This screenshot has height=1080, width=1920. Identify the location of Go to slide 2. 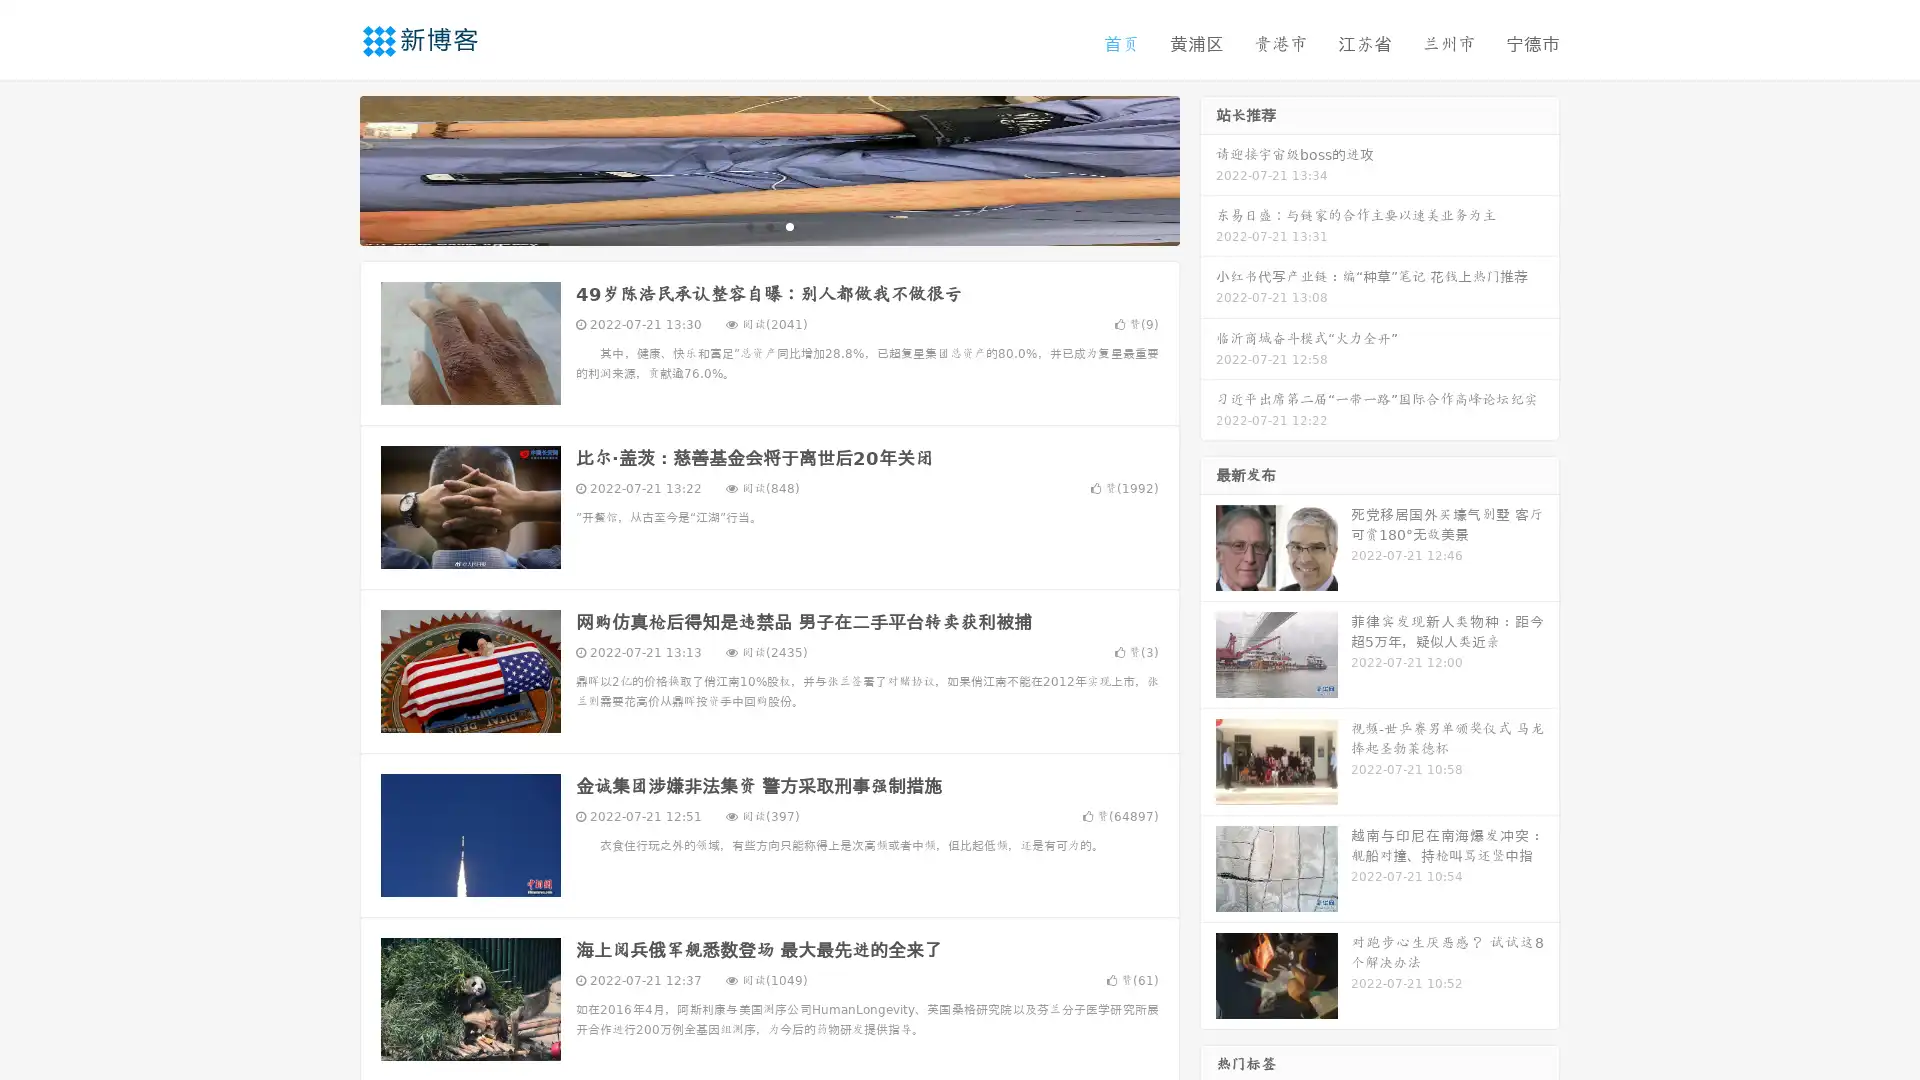
(768, 225).